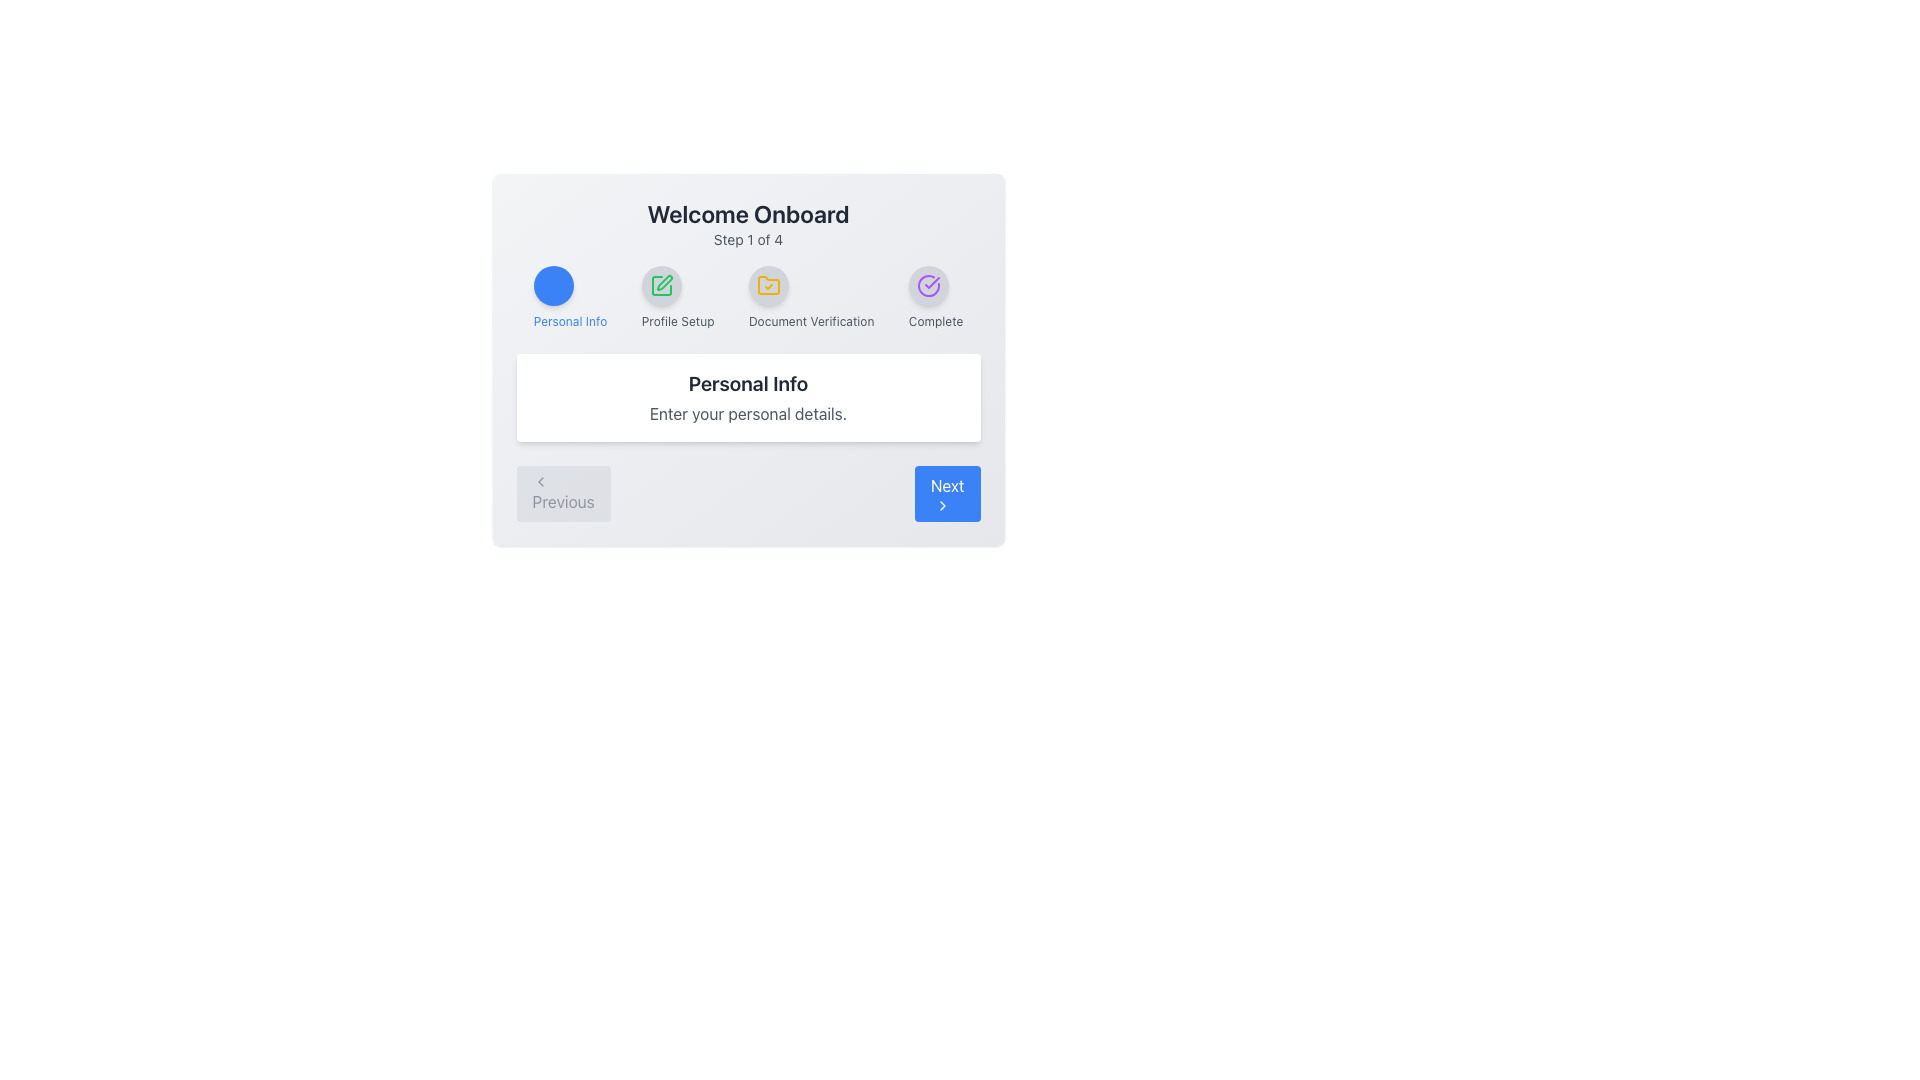 This screenshot has width=1920, height=1080. Describe the element at coordinates (931, 282) in the screenshot. I see `the checkmark icon that signifies the completion of a process, located on the rightmost side among the step icons under the 'Complete' title` at that location.